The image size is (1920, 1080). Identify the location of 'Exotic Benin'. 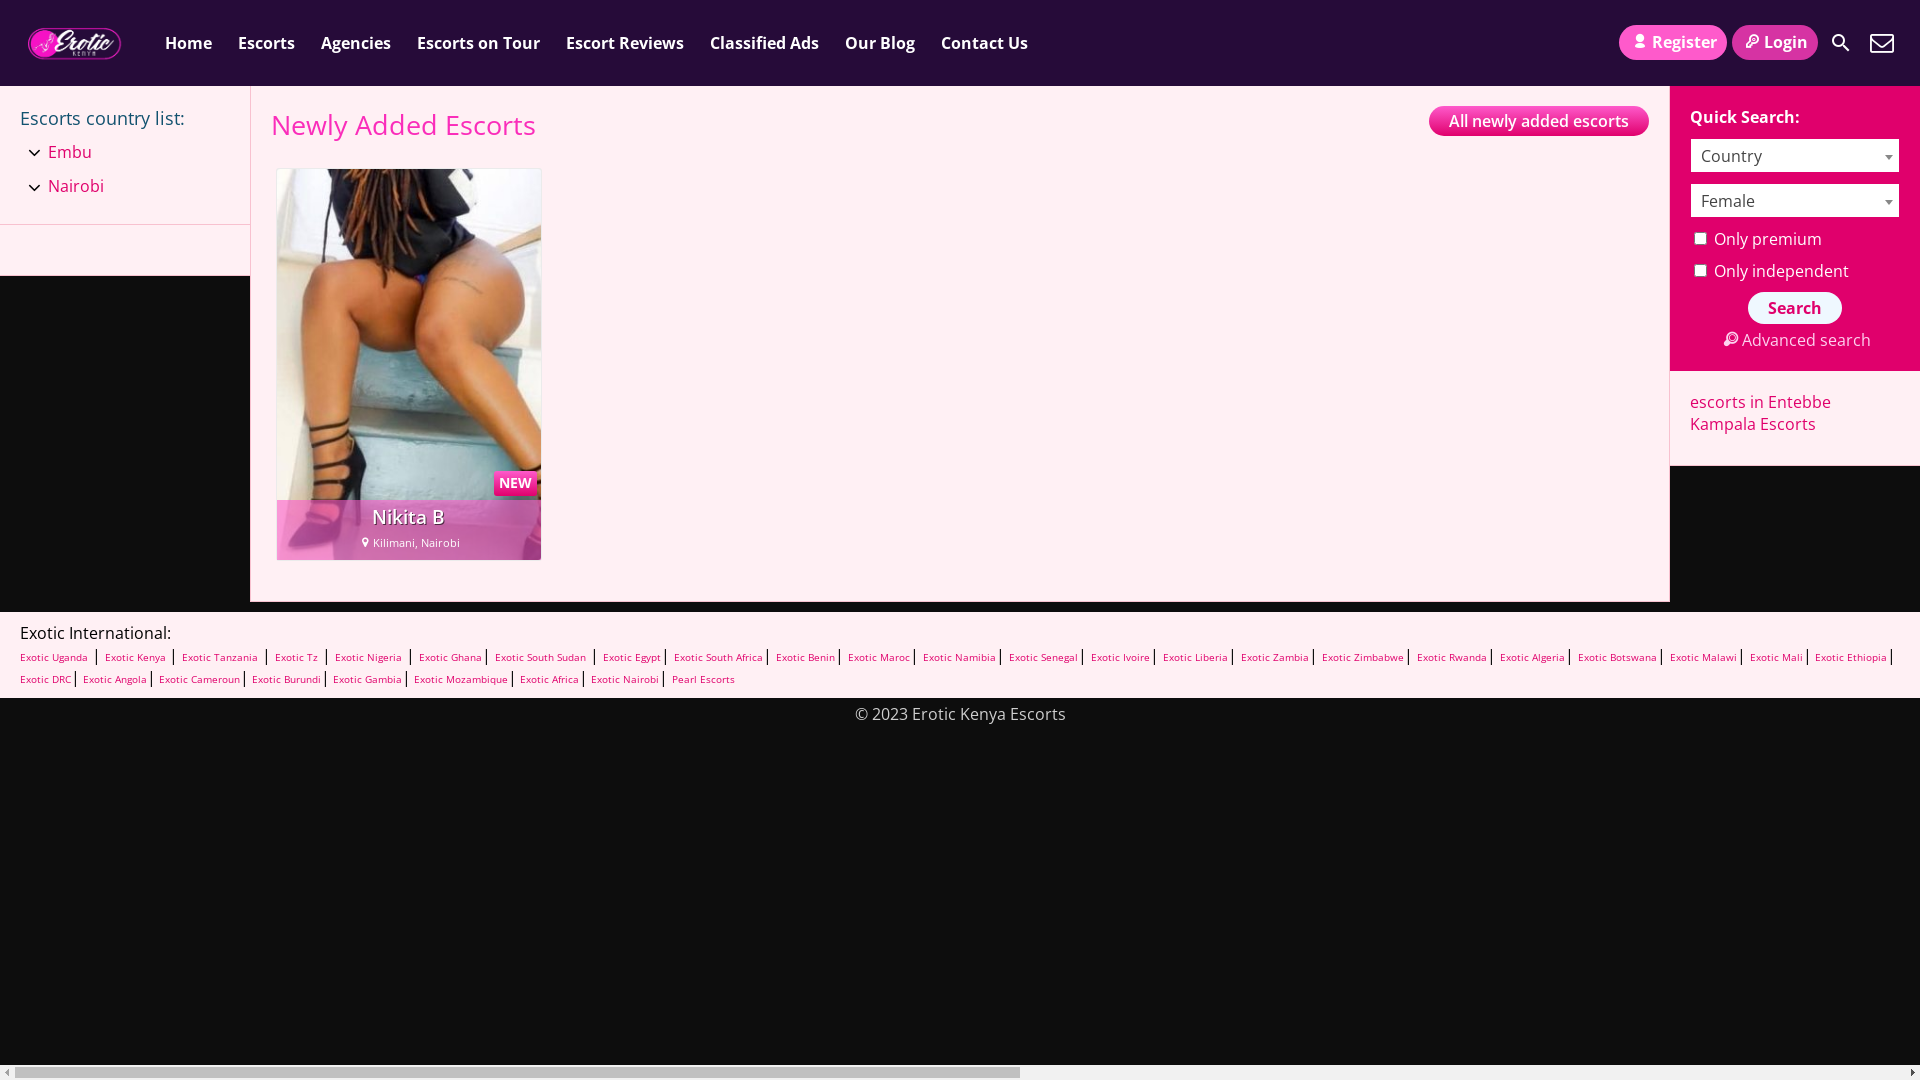
(805, 656).